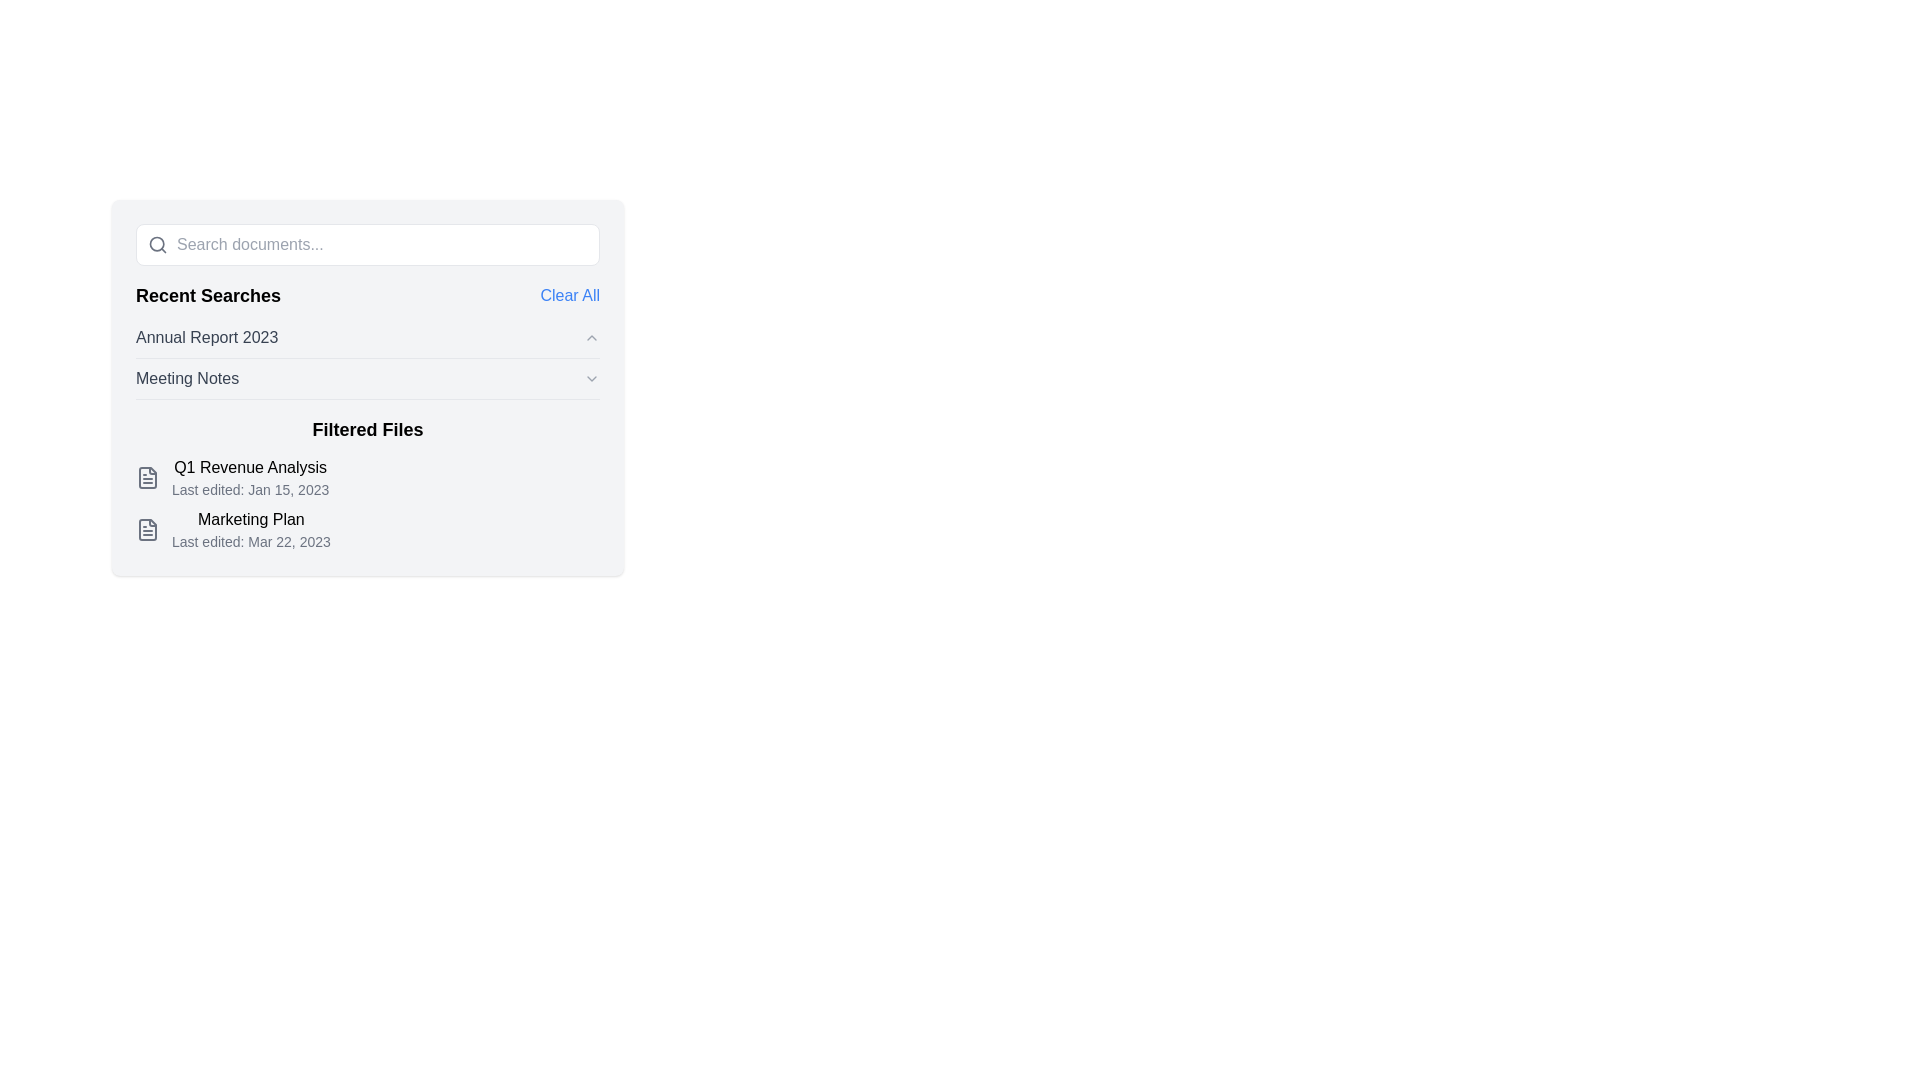  Describe the element at coordinates (368, 478) in the screenshot. I see `the File summary row displaying 'Q1 Revenue Analysis'` at that location.